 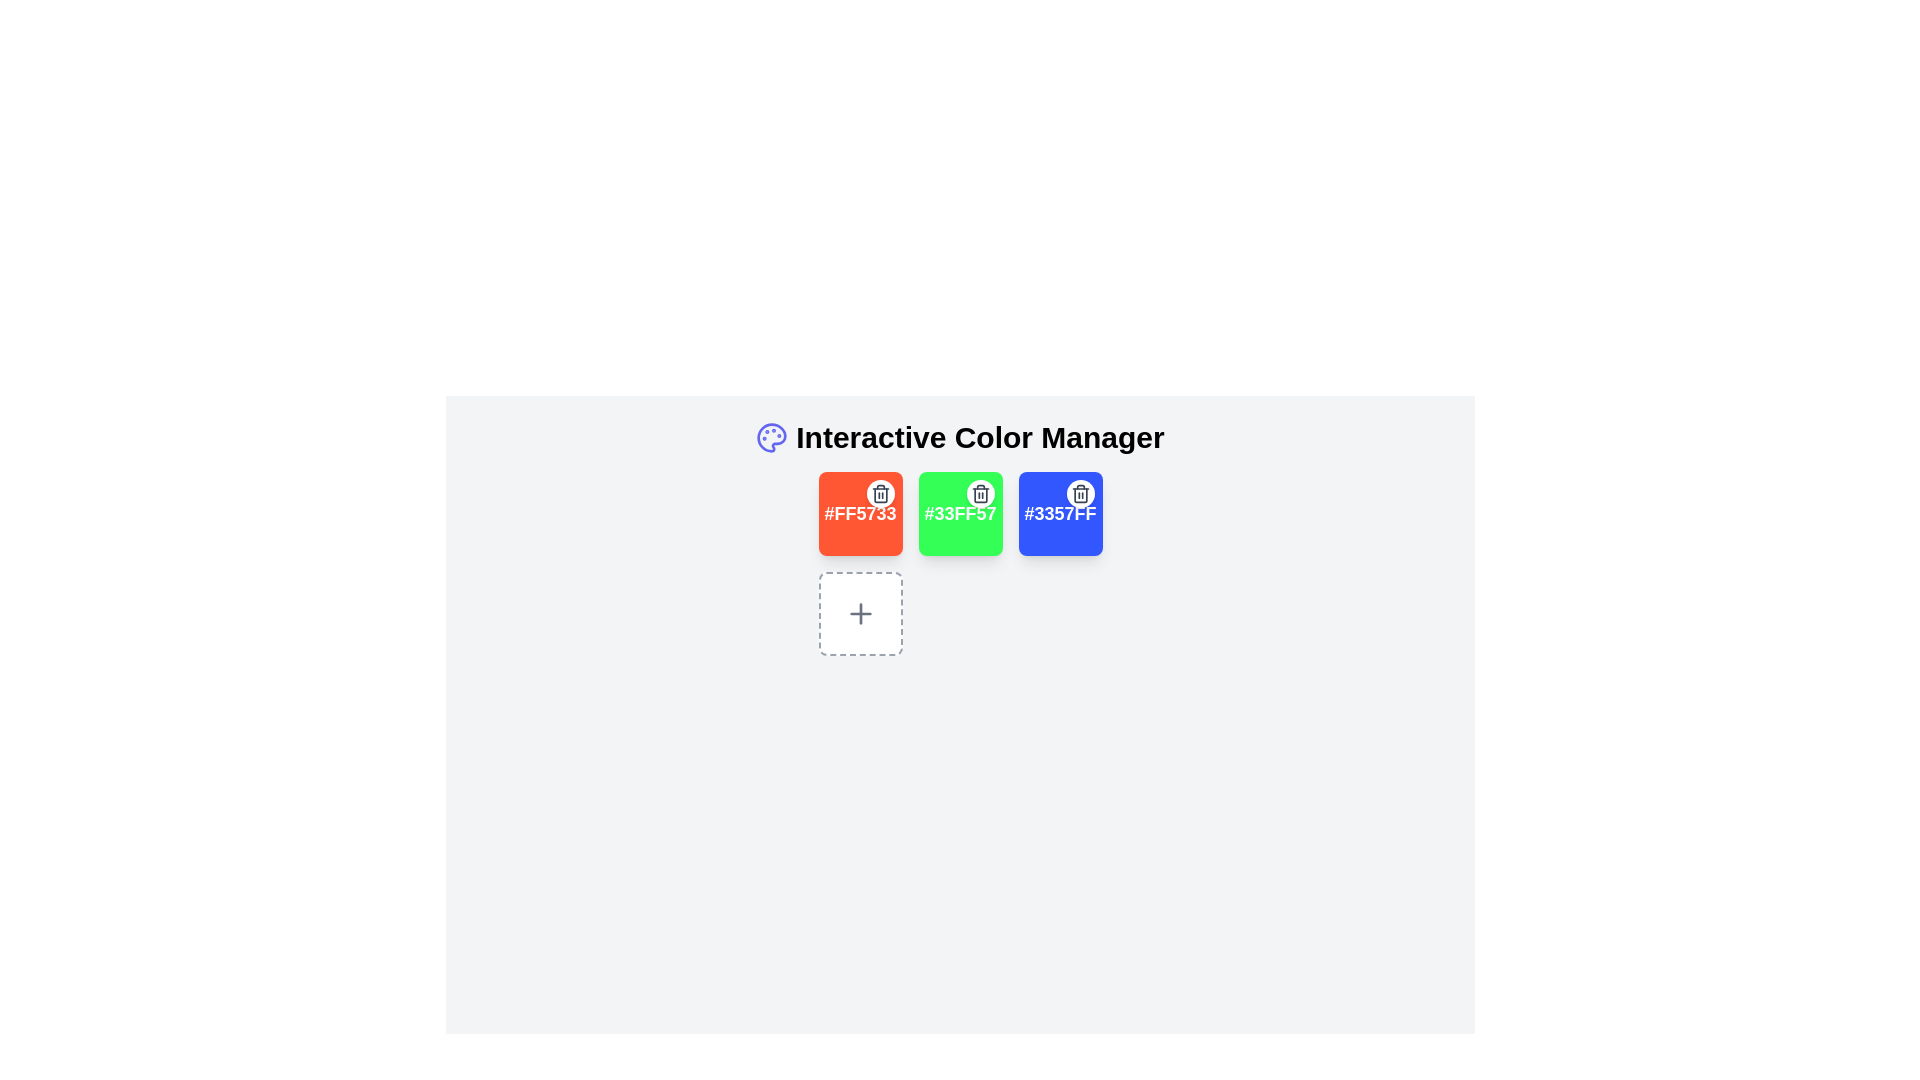 I want to click on the interactive color tile displaying the color '#33FF57', so click(x=960, y=512).